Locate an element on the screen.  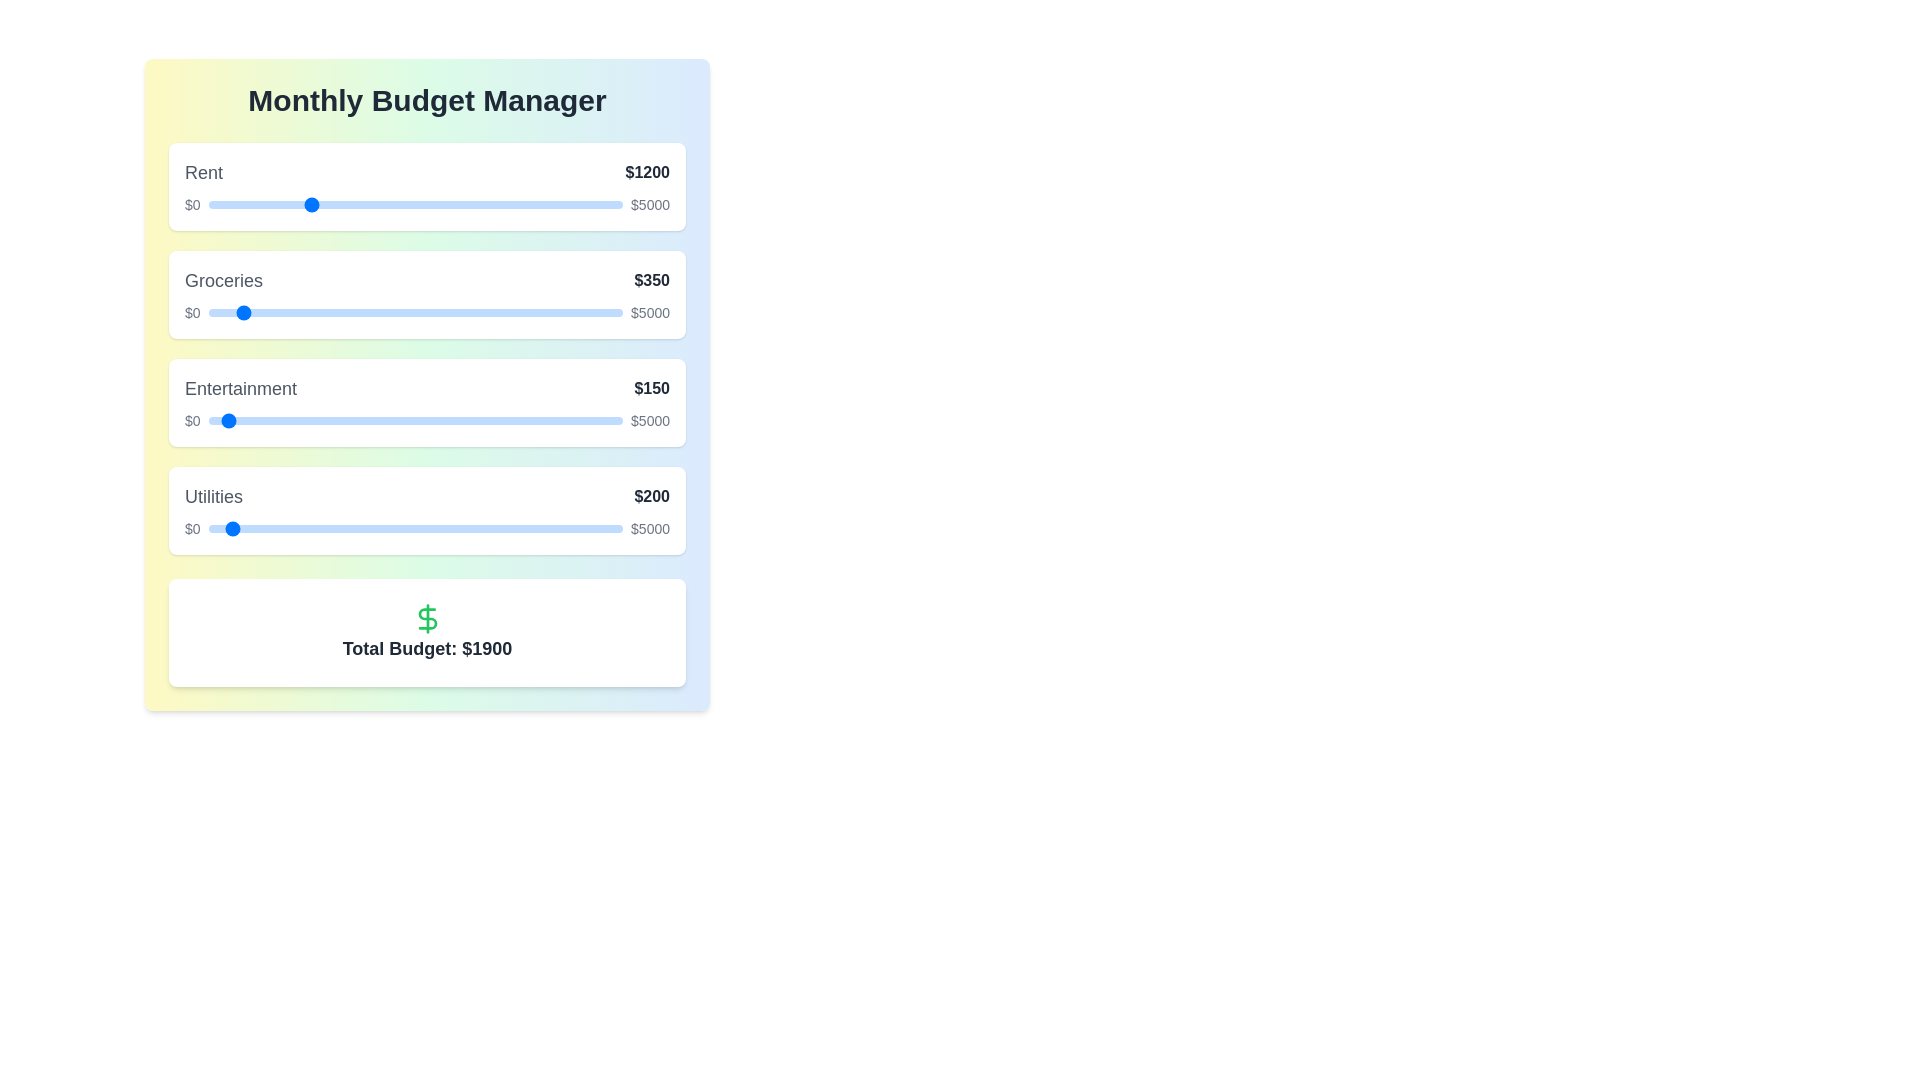
groceries budget is located at coordinates (526, 312).